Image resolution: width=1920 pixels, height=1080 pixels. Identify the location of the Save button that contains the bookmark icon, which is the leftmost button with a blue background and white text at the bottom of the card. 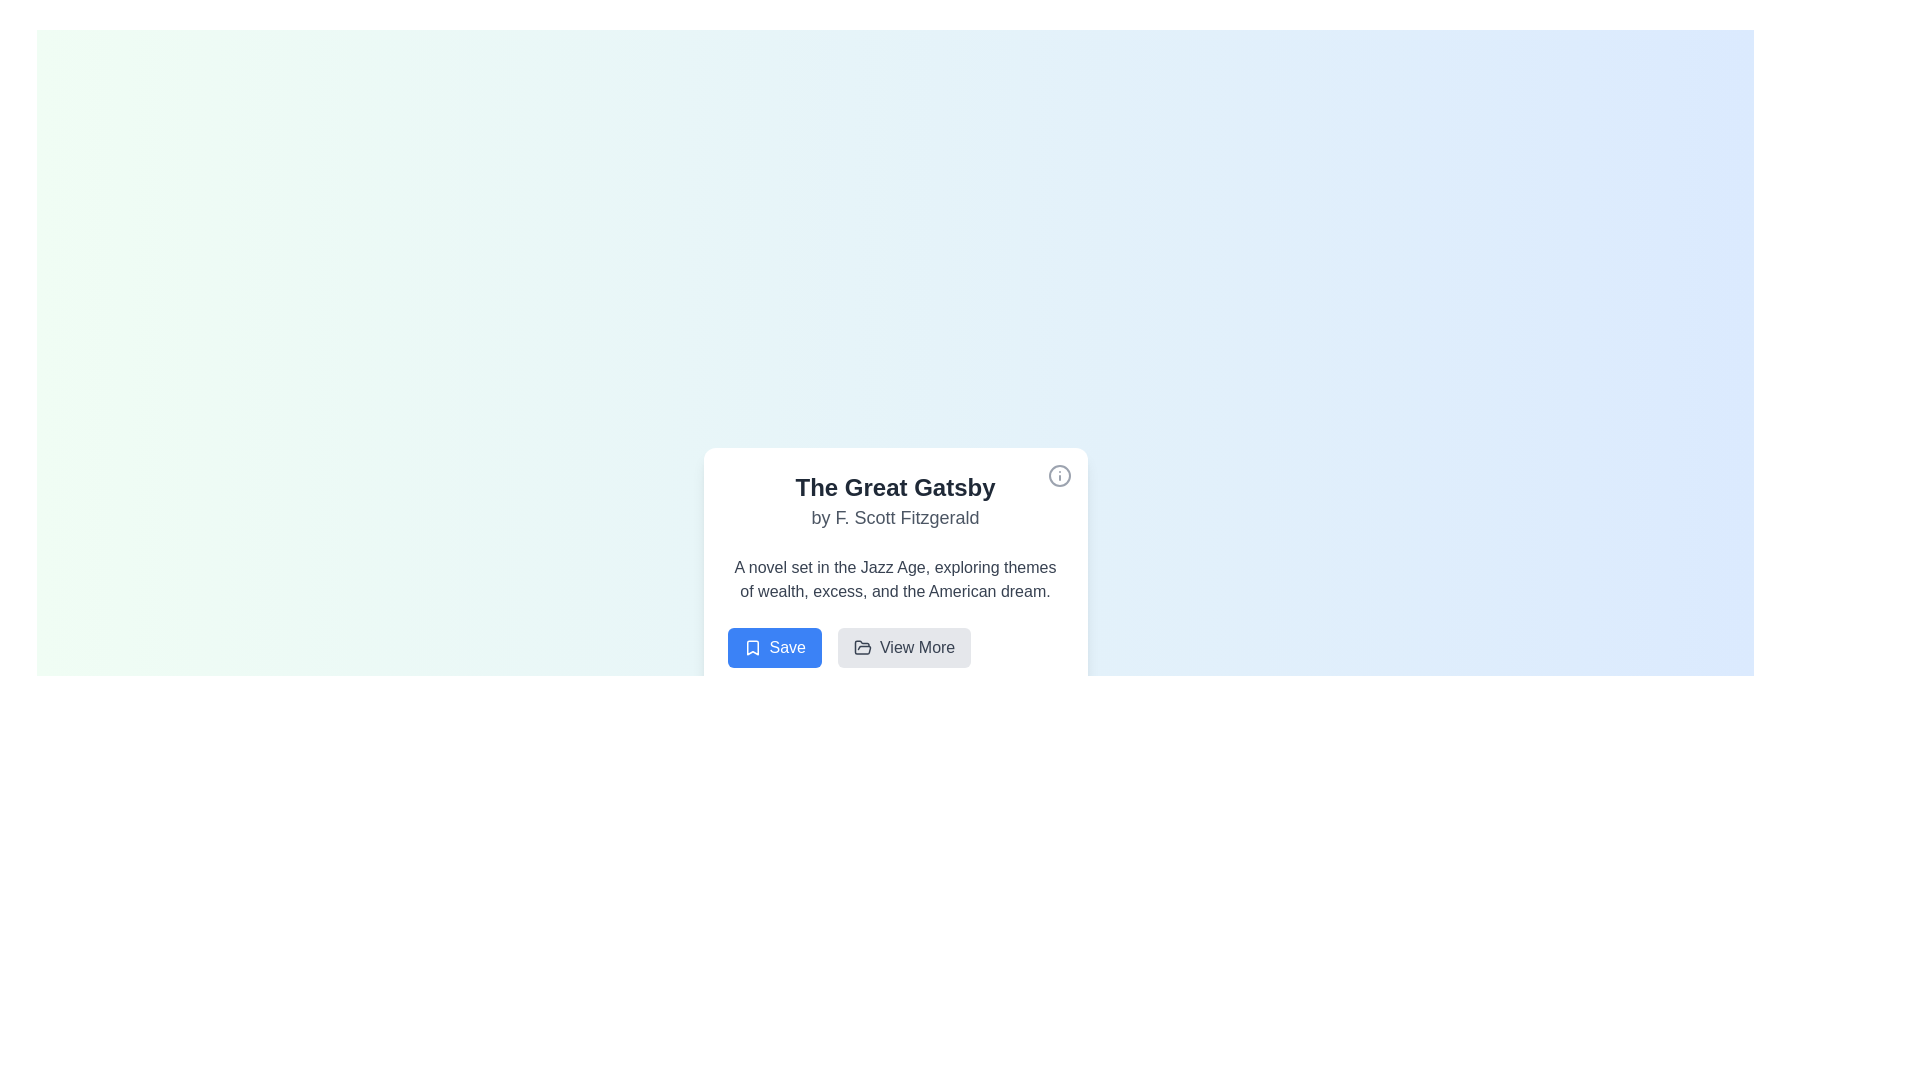
(751, 648).